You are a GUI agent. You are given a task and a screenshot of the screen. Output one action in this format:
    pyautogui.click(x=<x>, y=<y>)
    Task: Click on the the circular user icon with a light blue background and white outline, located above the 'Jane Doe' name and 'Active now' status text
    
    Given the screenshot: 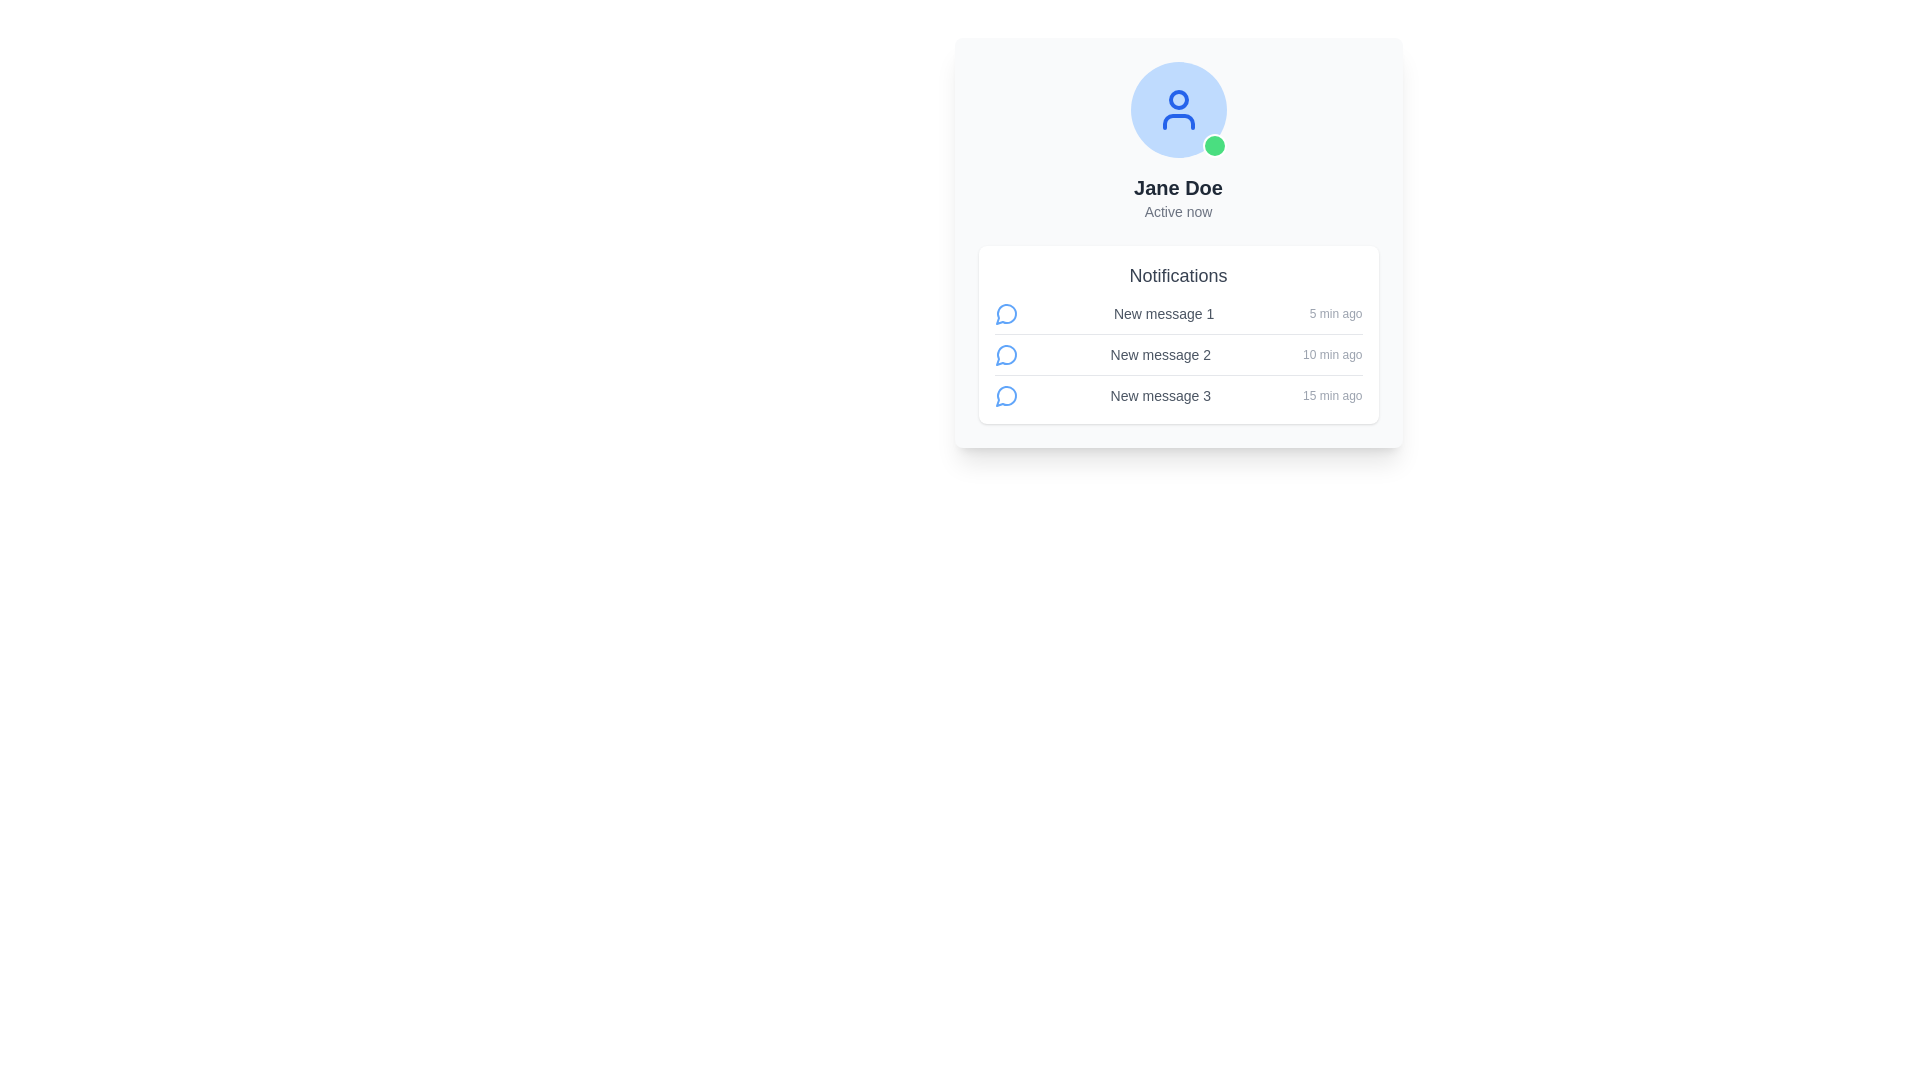 What is the action you would take?
    pyautogui.click(x=1178, y=110)
    